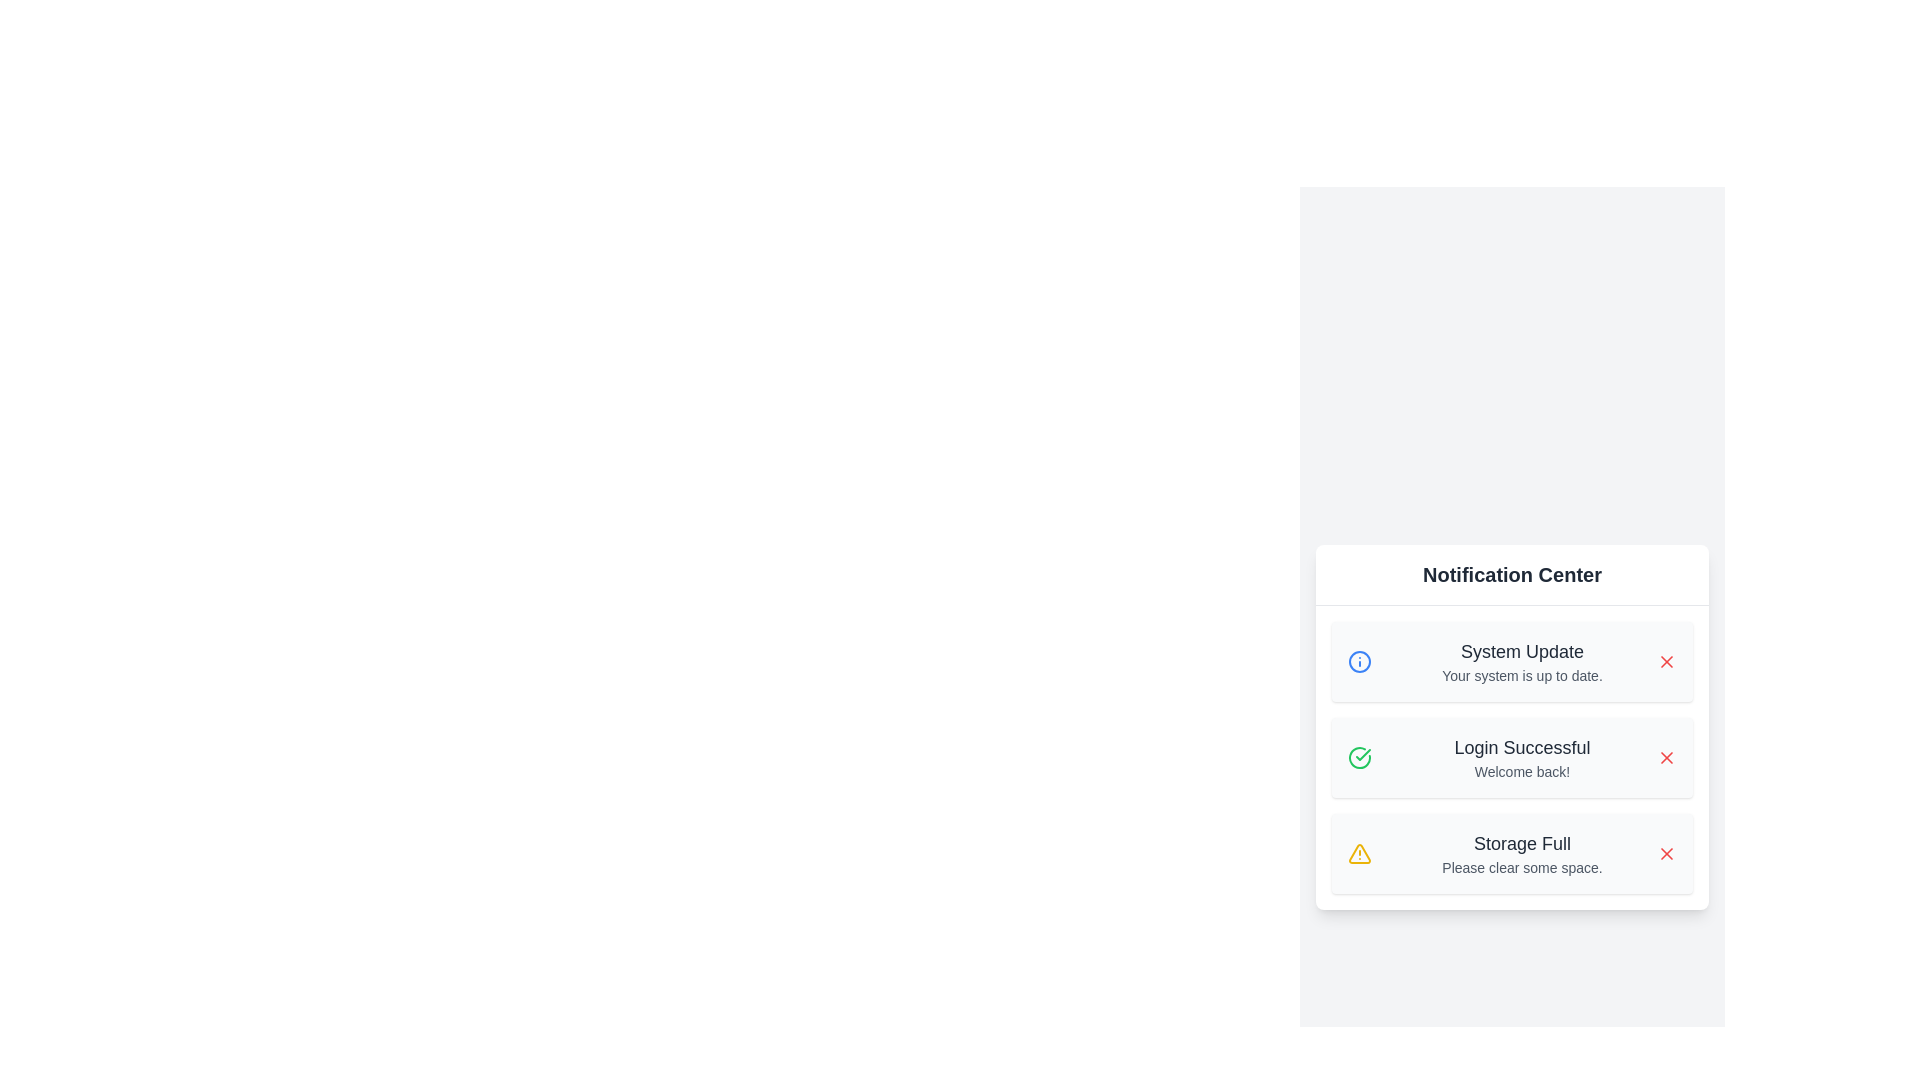 Image resolution: width=1920 pixels, height=1080 pixels. What do you see at coordinates (1521, 757) in the screenshot?
I see `second notification in the Notification Center that indicates a successful login event and includes a welcome-back message` at bounding box center [1521, 757].